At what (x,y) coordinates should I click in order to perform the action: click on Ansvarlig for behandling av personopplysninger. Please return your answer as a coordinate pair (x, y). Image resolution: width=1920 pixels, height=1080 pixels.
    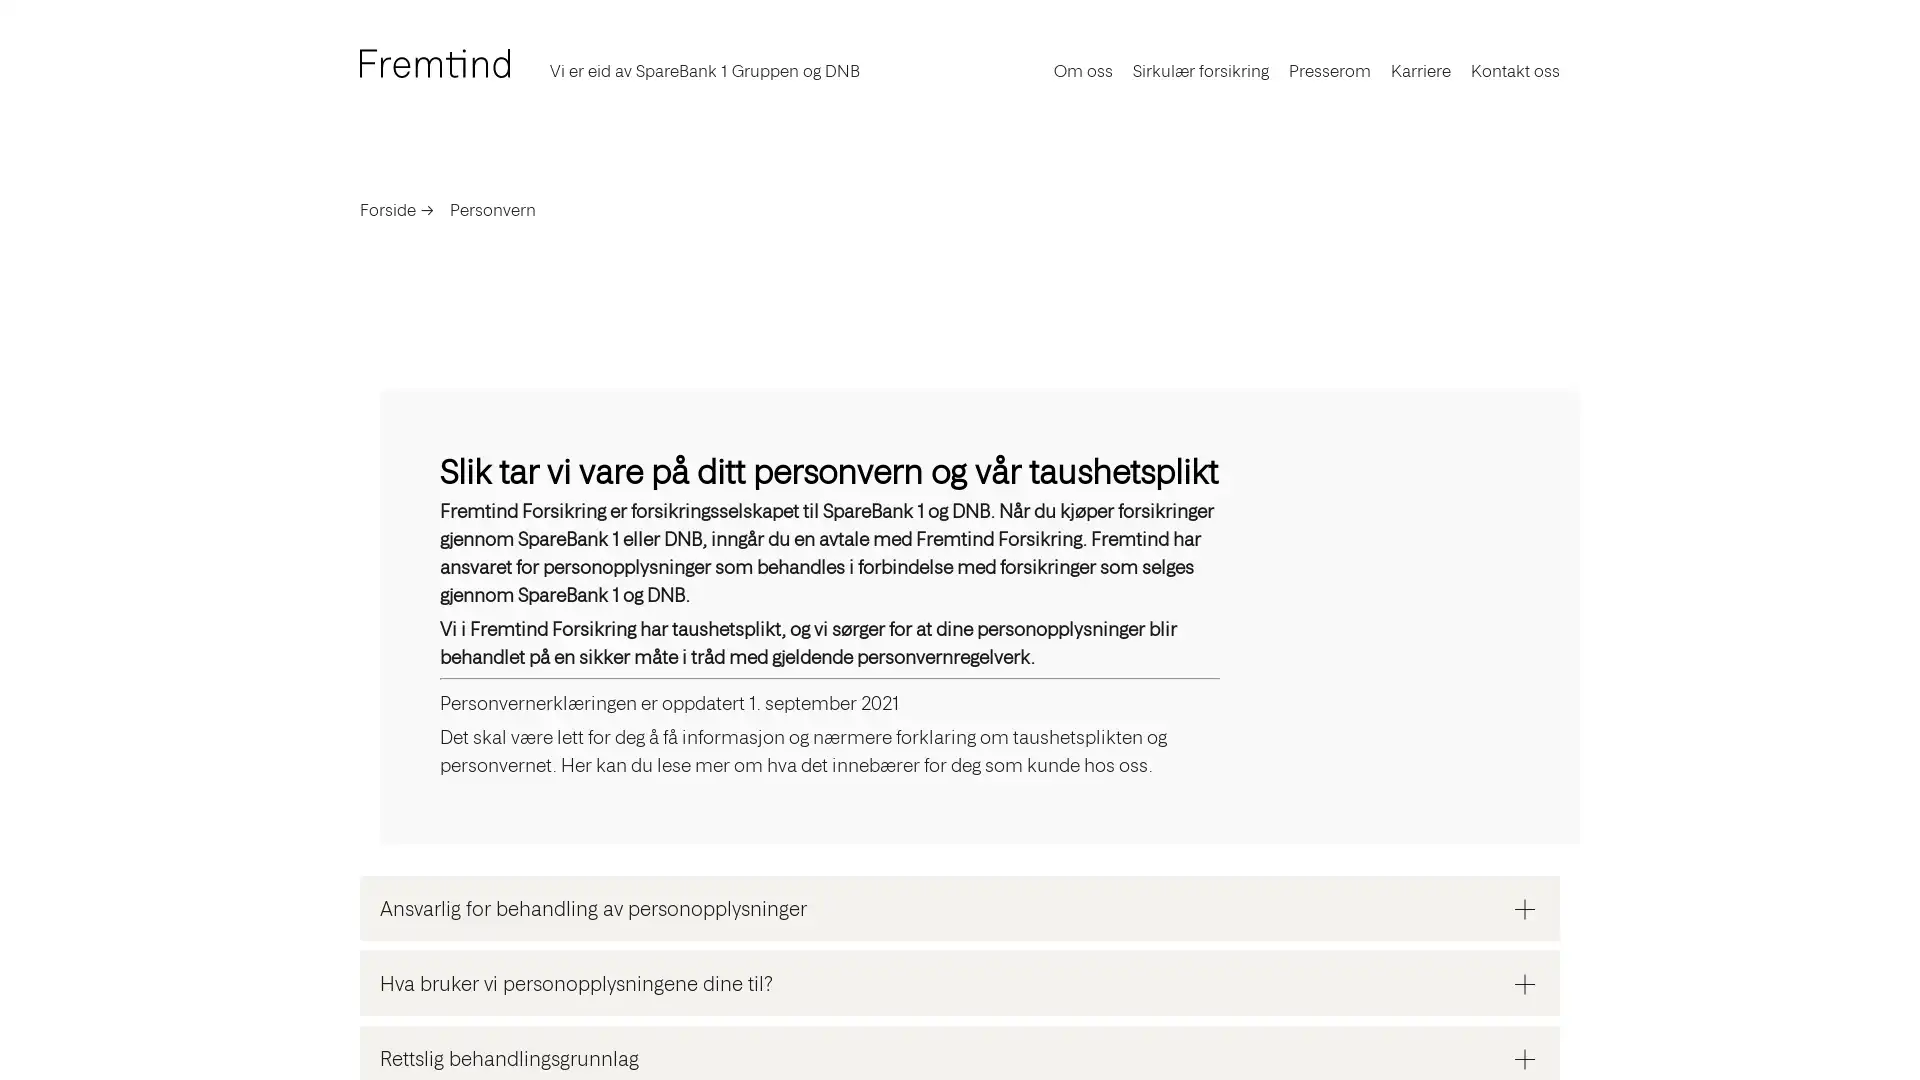
    Looking at the image, I should click on (960, 908).